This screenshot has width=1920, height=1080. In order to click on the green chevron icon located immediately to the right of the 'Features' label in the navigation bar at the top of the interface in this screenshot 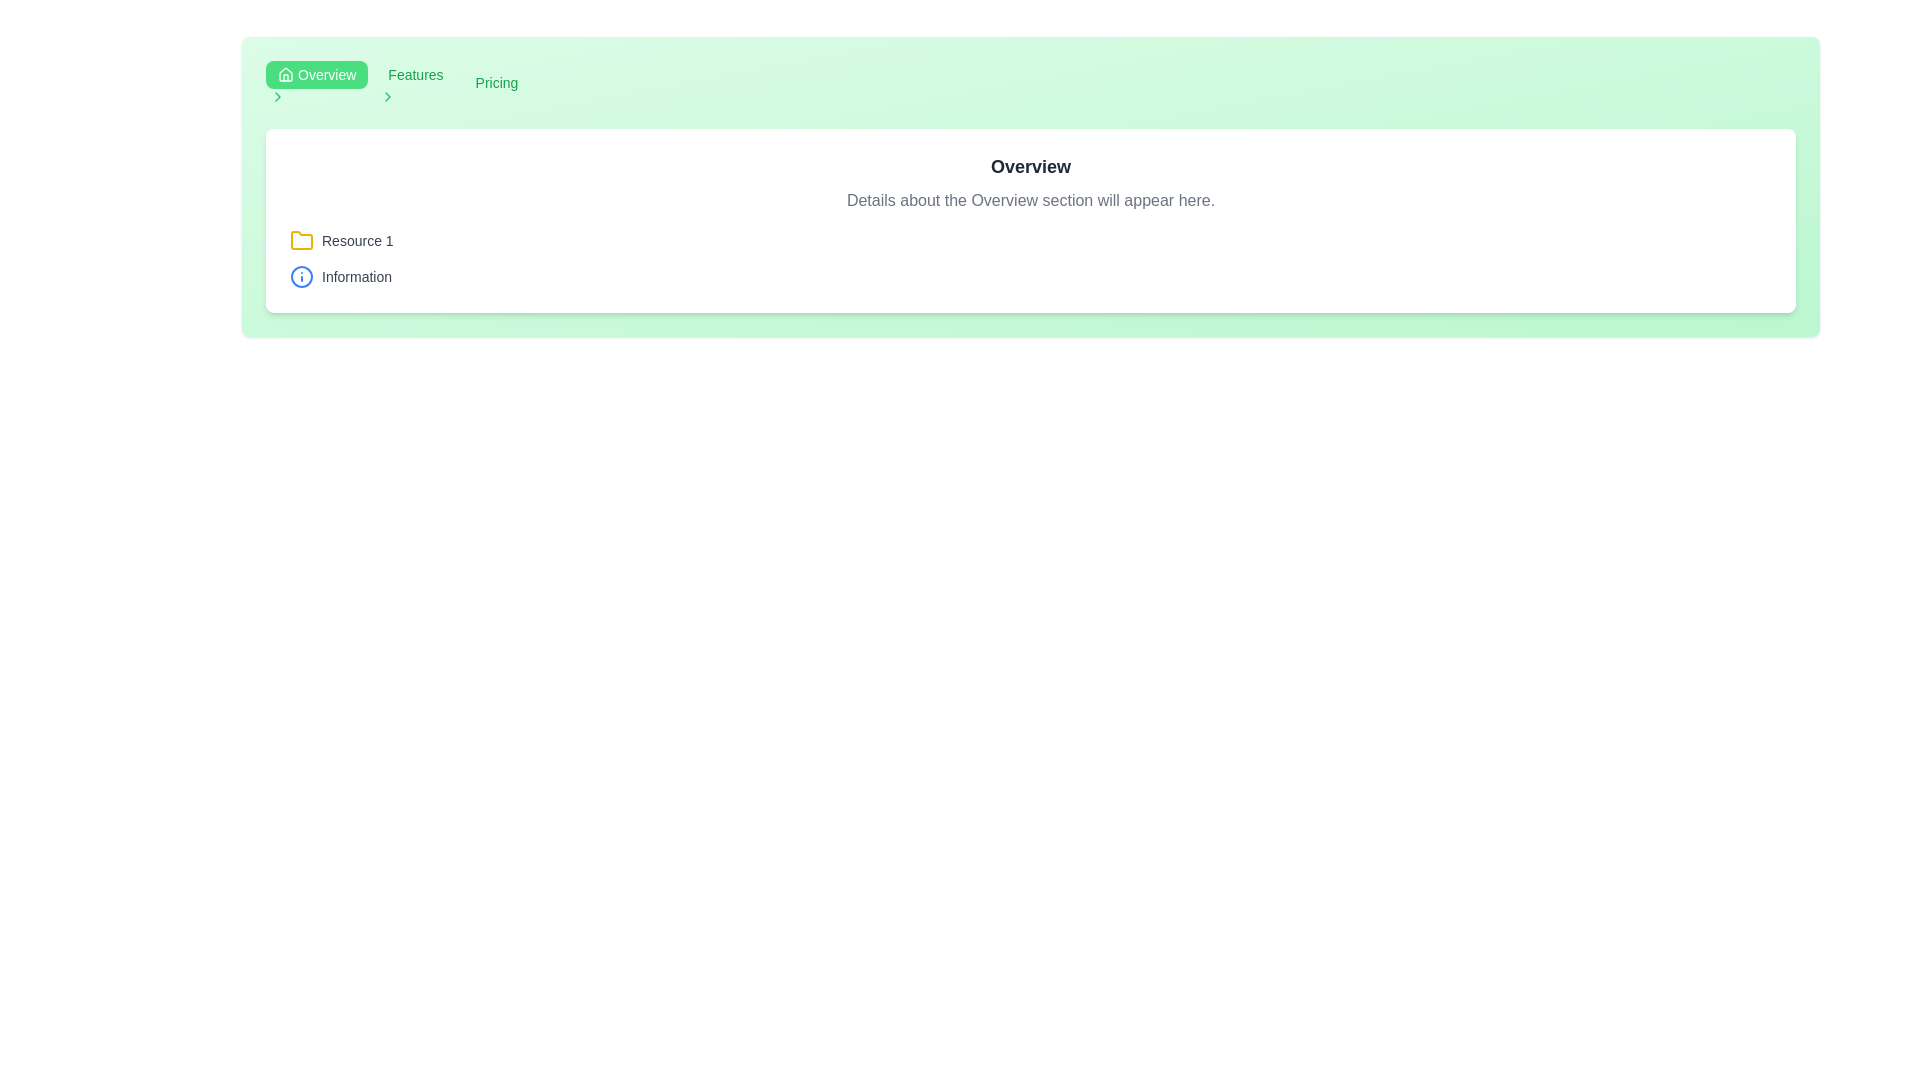, I will do `click(388, 96)`.